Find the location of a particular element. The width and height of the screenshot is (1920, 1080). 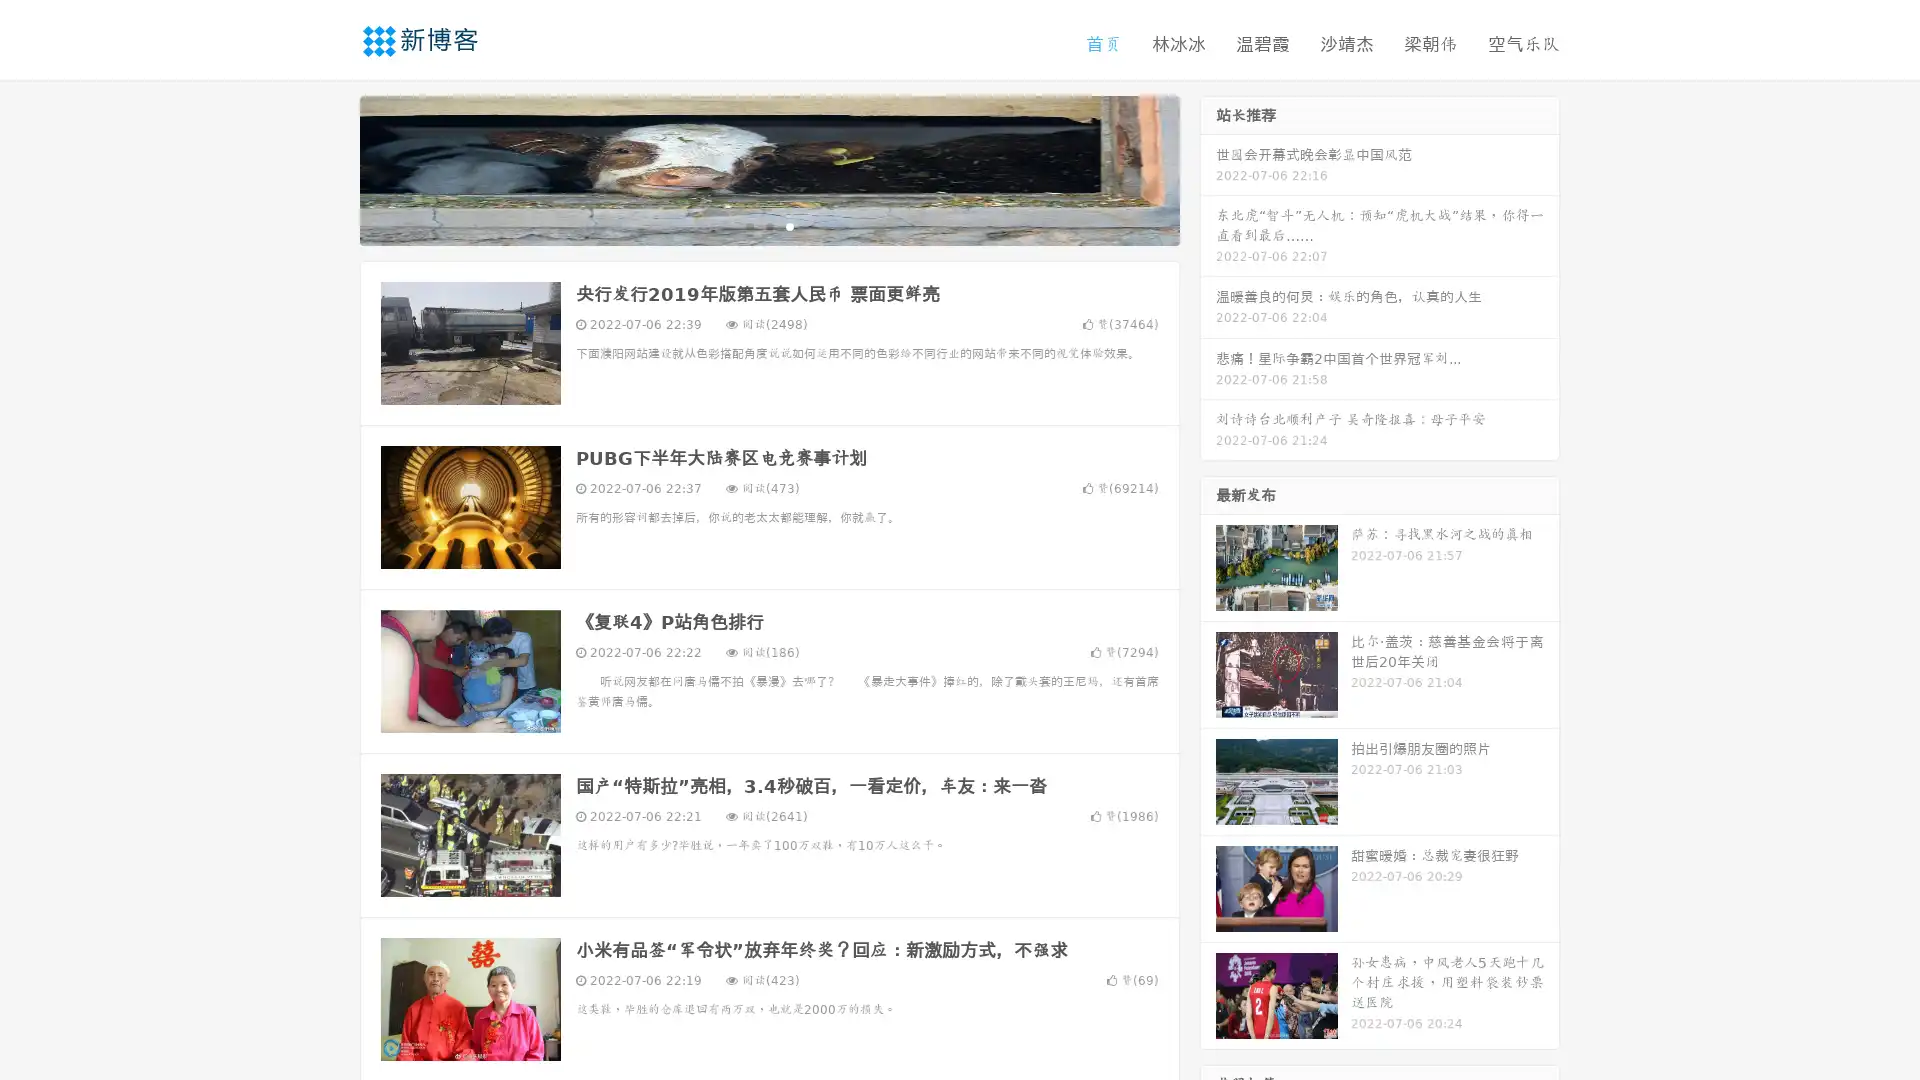

Go to slide 3 is located at coordinates (789, 225).